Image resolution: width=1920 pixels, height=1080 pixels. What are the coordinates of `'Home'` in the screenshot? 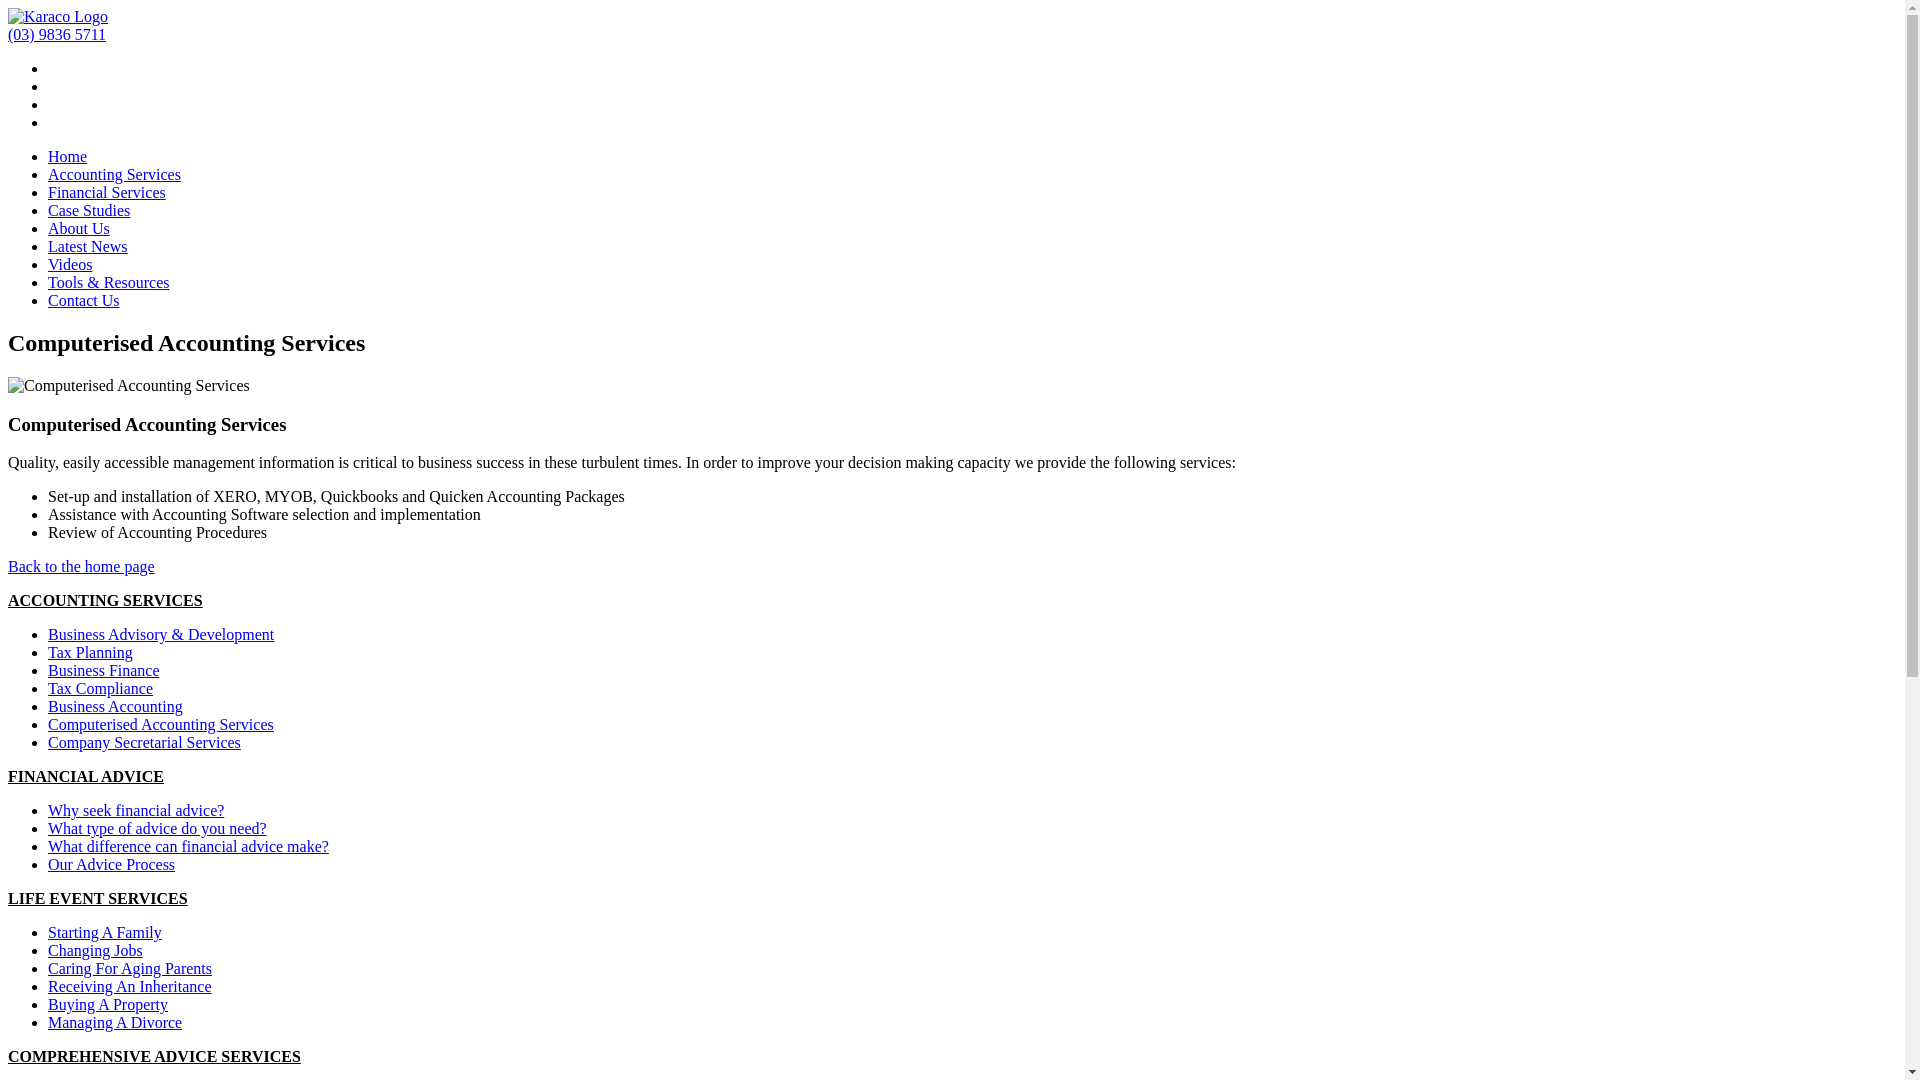 It's located at (48, 155).